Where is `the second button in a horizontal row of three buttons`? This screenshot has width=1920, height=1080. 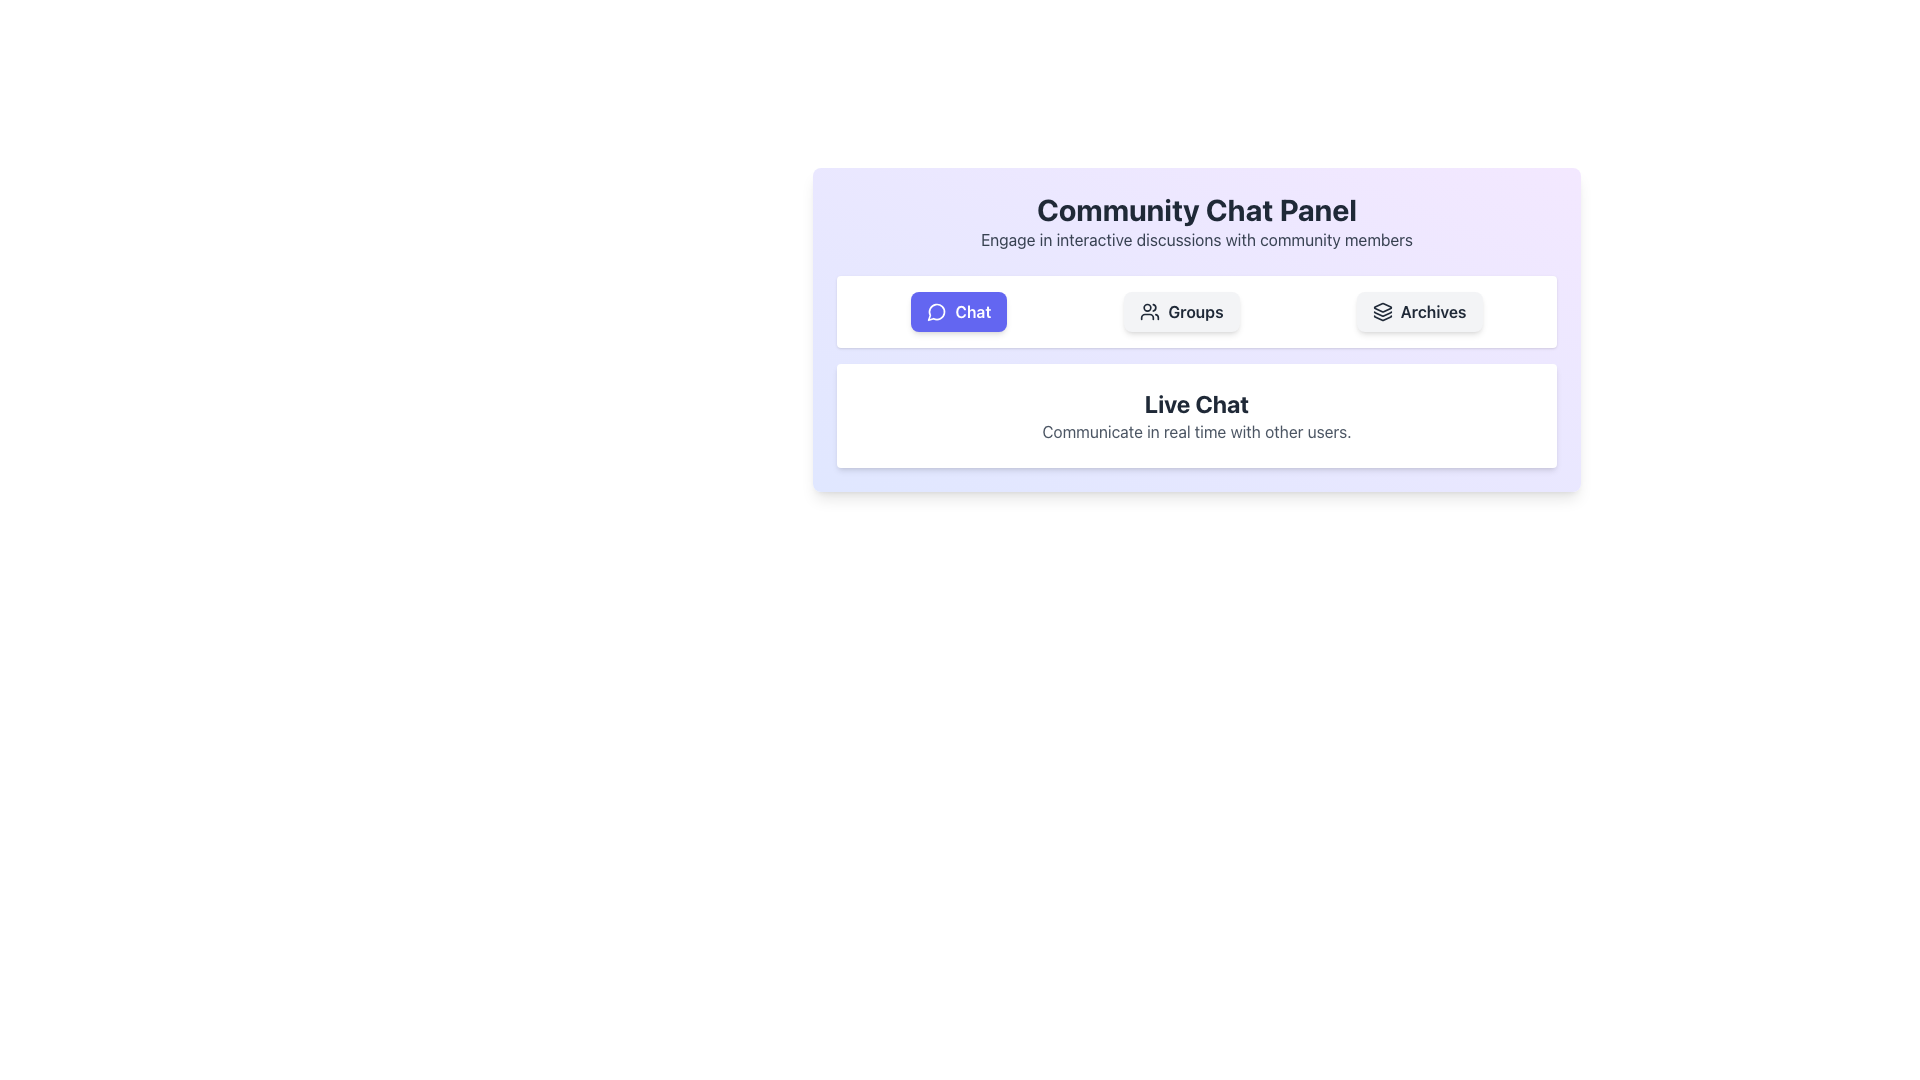 the second button in a horizontal row of three buttons is located at coordinates (1181, 312).